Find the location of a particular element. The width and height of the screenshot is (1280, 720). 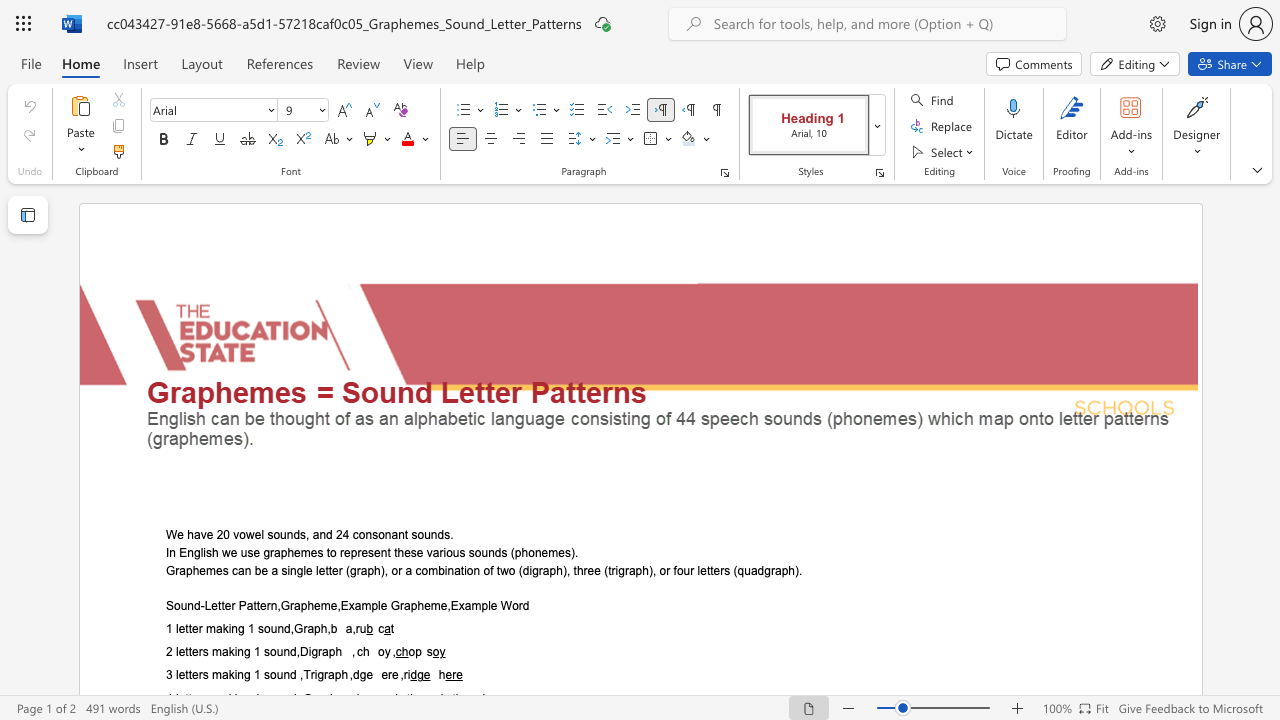

the subset text "nant soun" within the text "We have 20 vowel sounds, and 24 consonant sounds." is located at coordinates (384, 534).